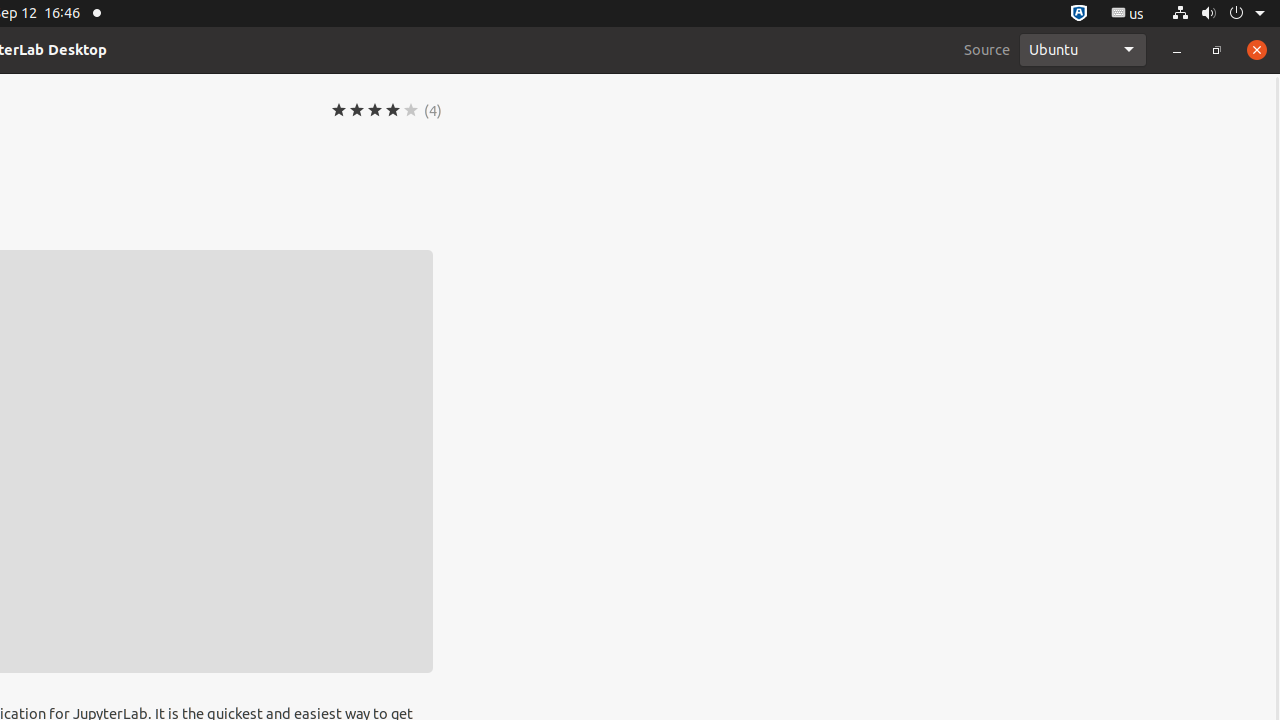 This screenshot has height=720, width=1280. I want to click on 'Source', so click(987, 48).